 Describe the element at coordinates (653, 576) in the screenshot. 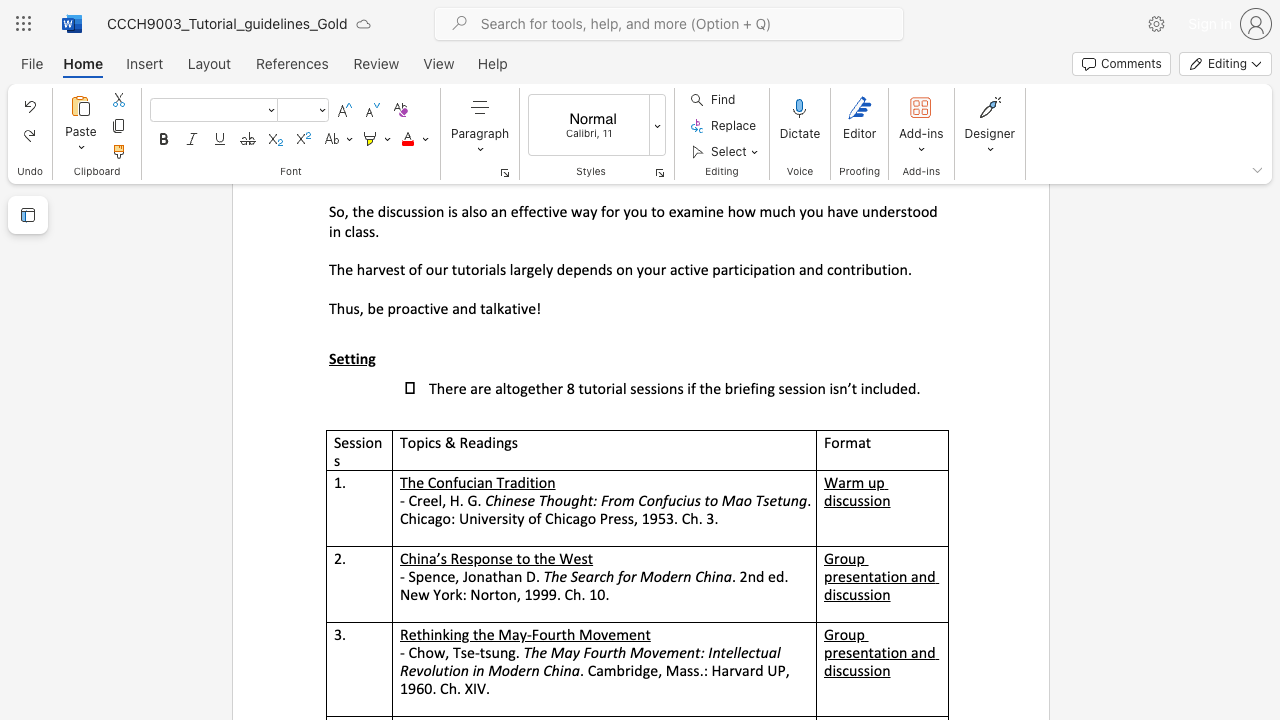

I see `the subset text "odern China" within the text "The Search for Modern China"` at that location.